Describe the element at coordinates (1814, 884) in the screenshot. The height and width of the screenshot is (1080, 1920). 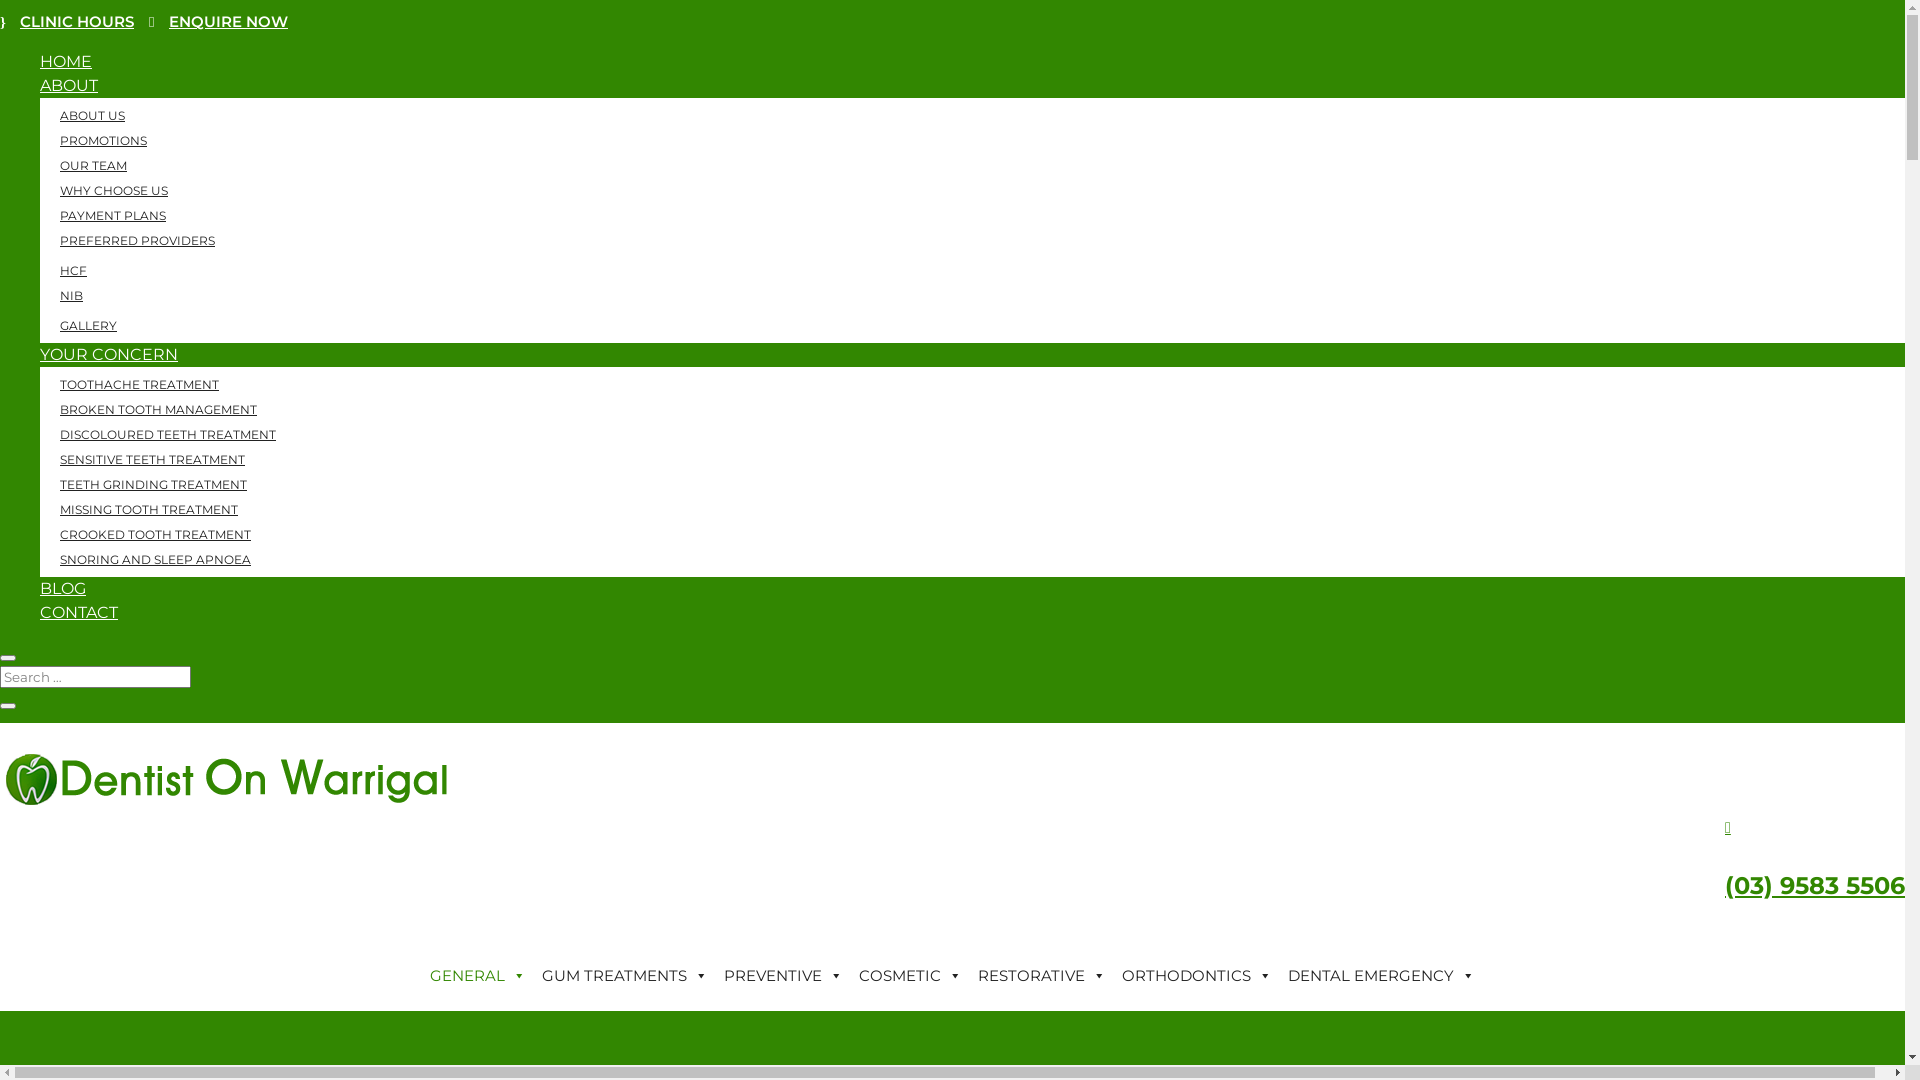
I see `'(03) 9583 5506'` at that location.